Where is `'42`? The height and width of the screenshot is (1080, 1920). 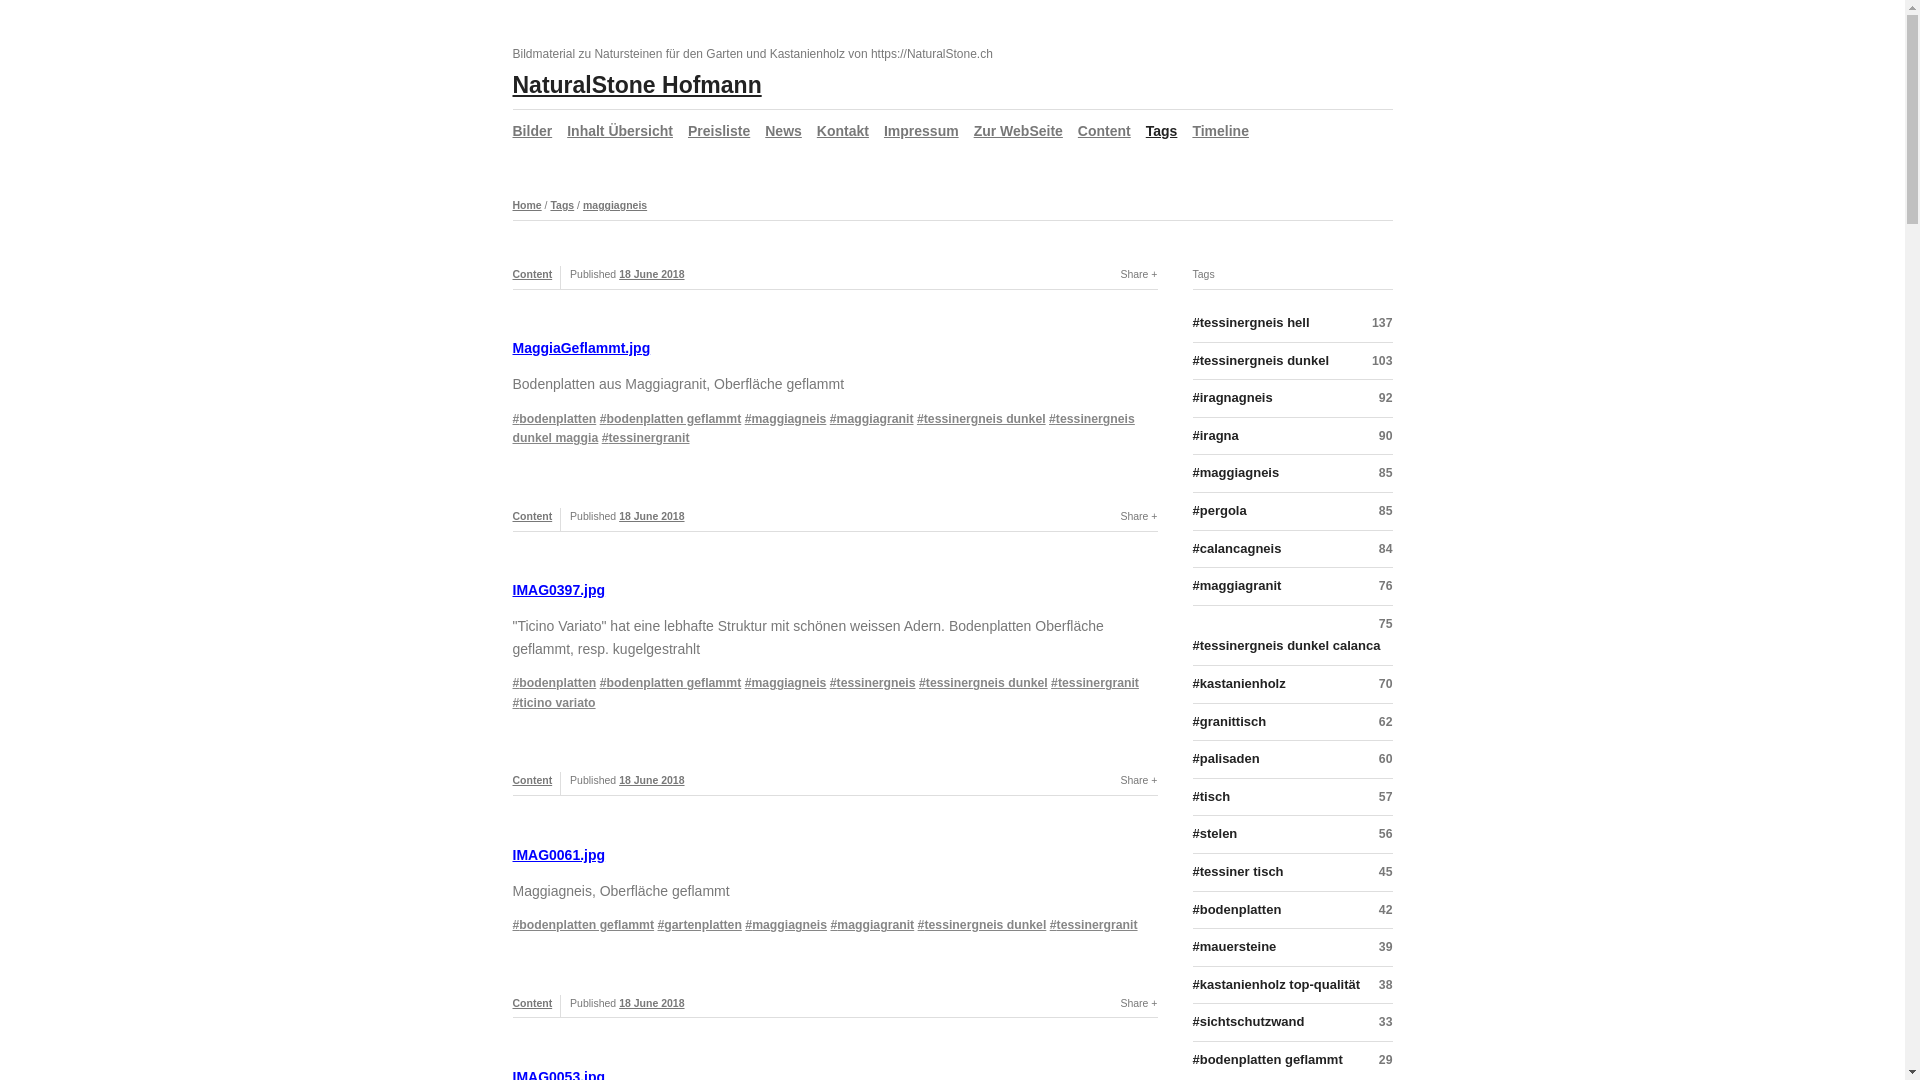
'42 is located at coordinates (1291, 910).